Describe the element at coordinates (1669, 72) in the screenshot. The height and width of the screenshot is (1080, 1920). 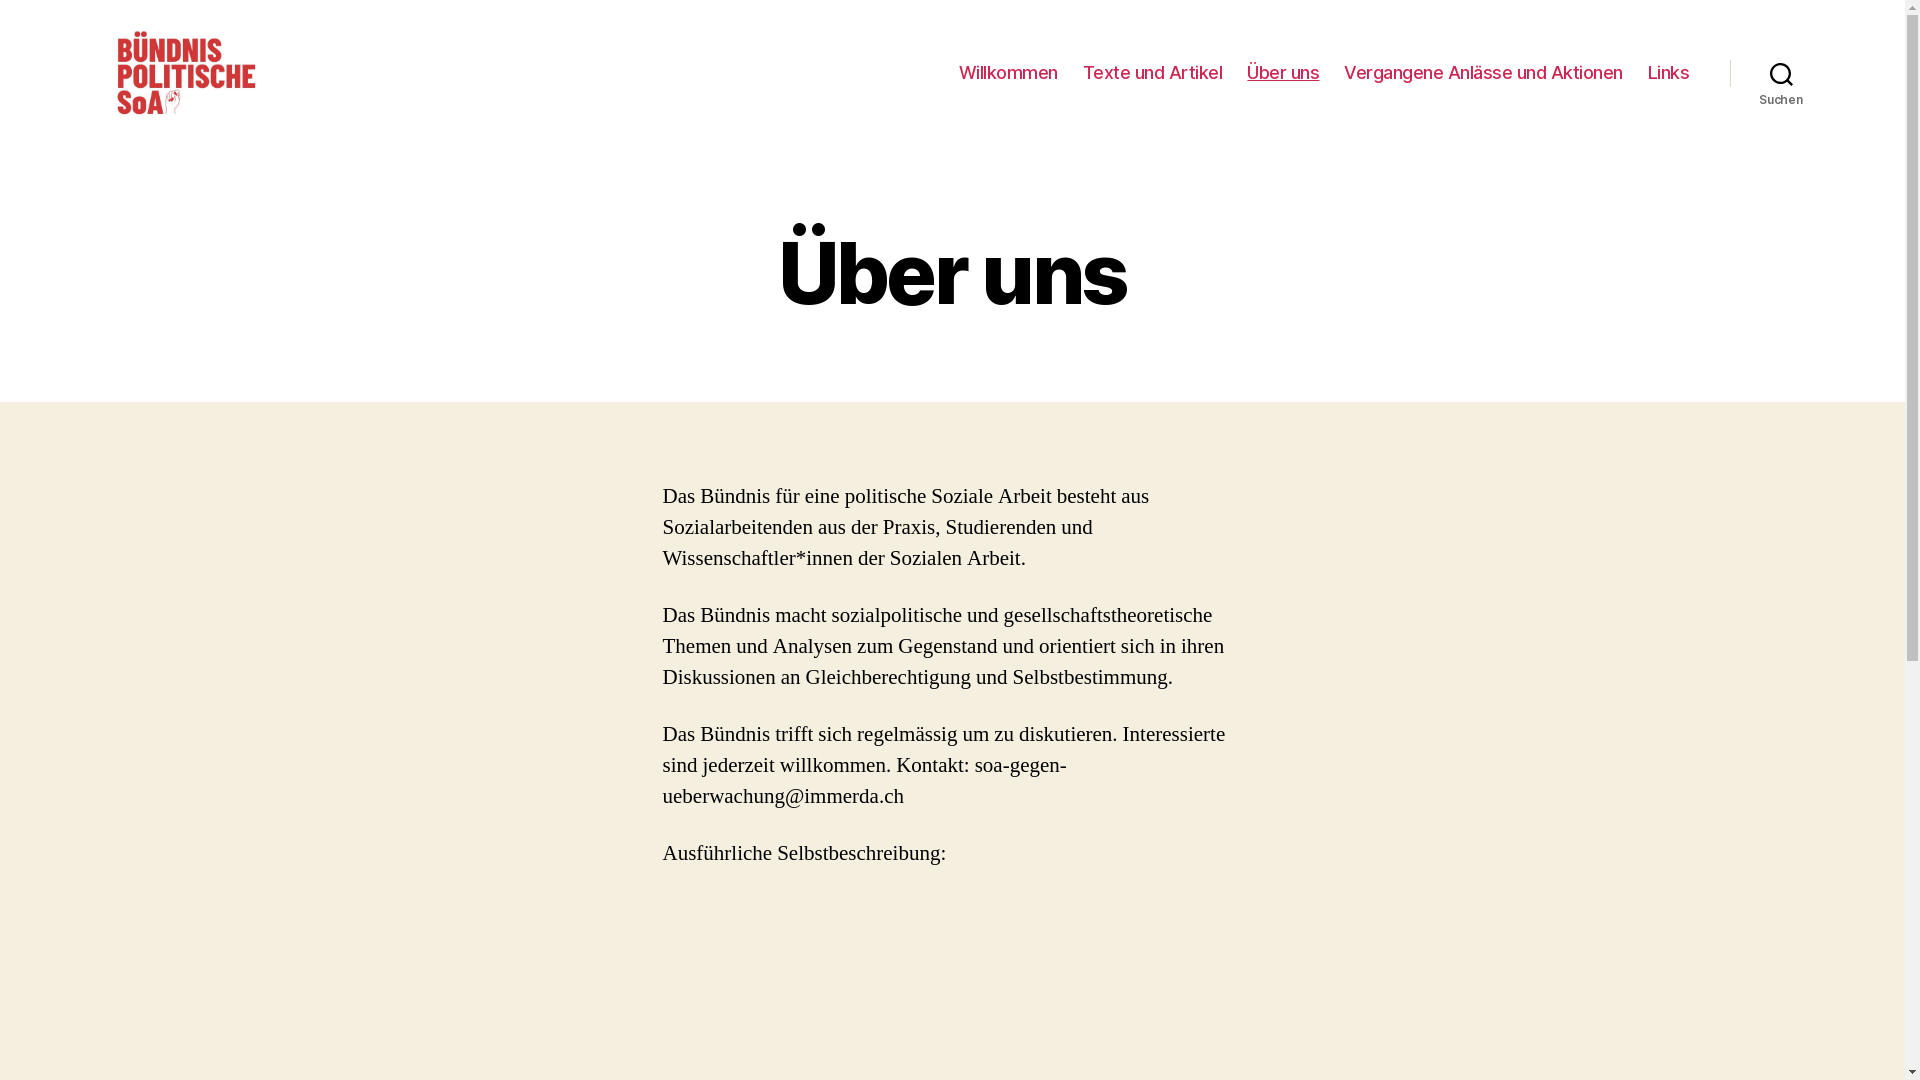
I see `'Links'` at that location.